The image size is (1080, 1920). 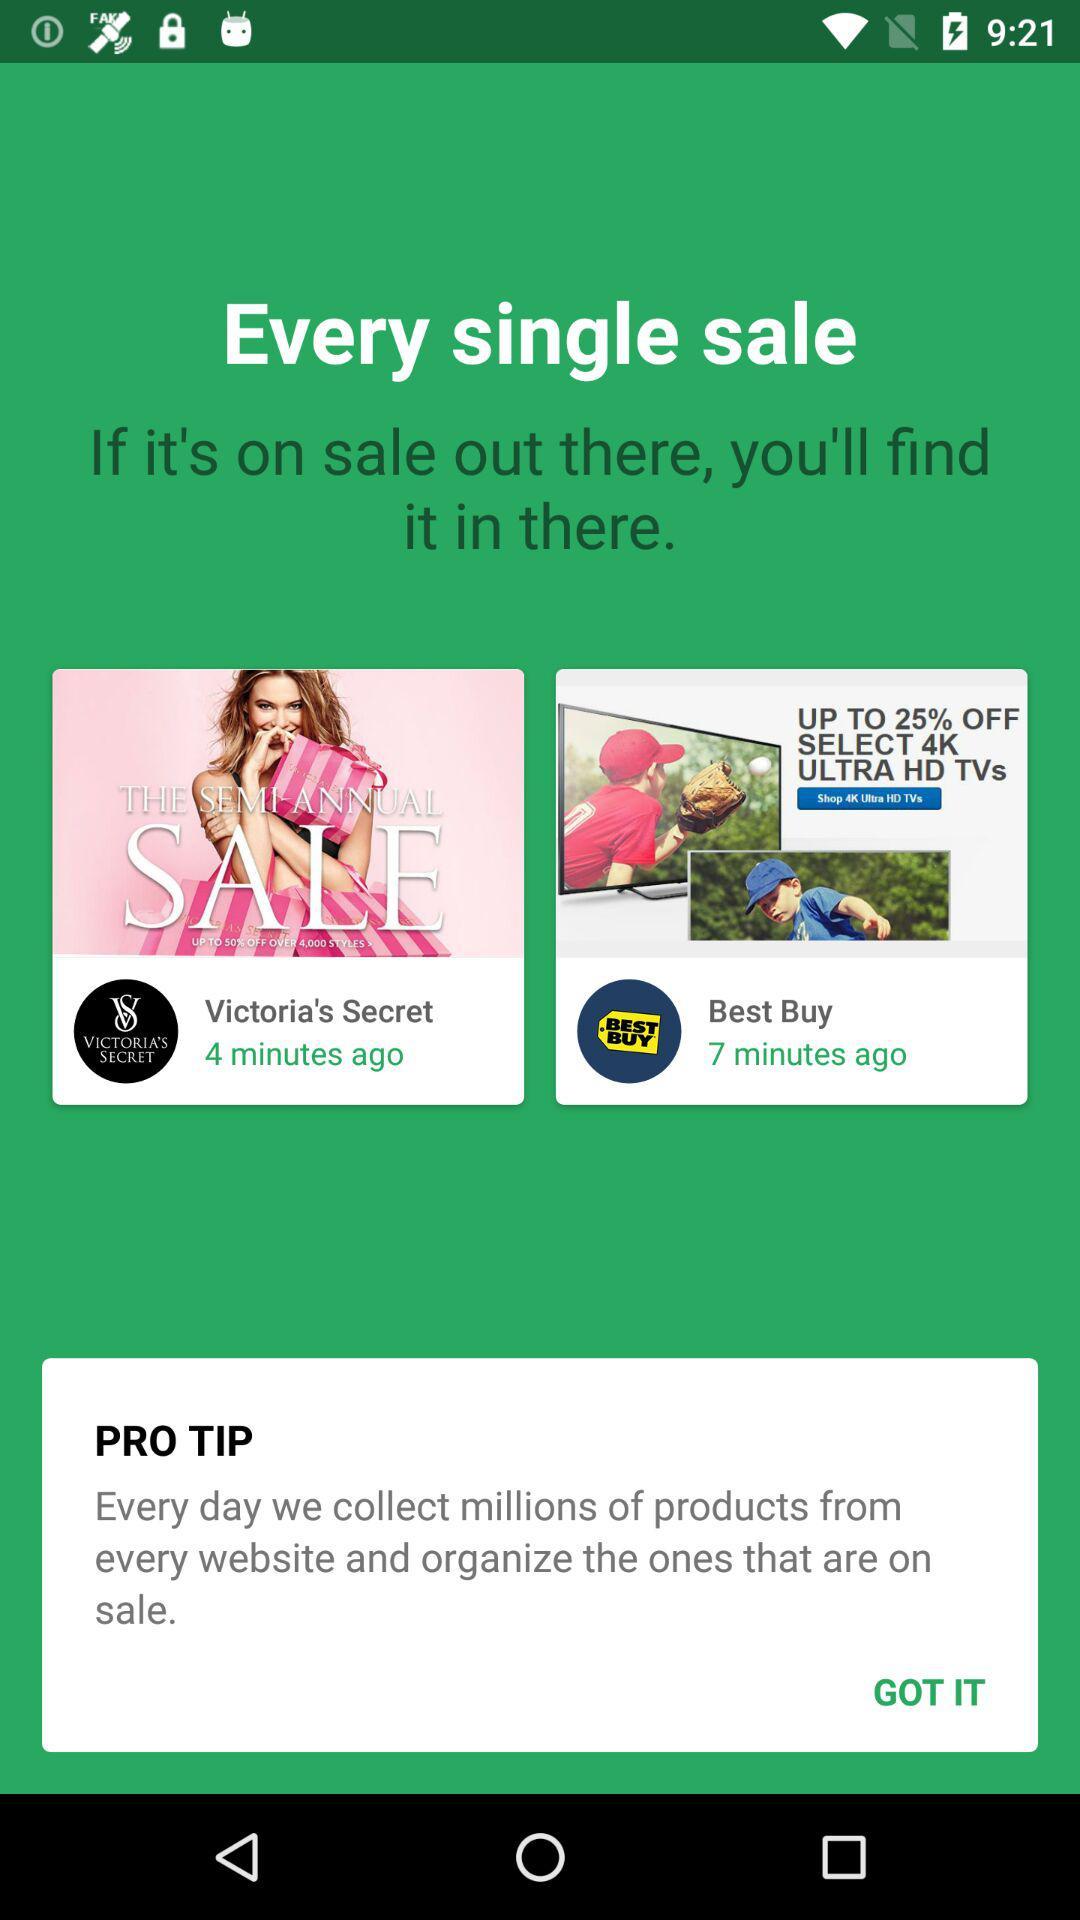 I want to click on the first image, so click(x=288, y=886).